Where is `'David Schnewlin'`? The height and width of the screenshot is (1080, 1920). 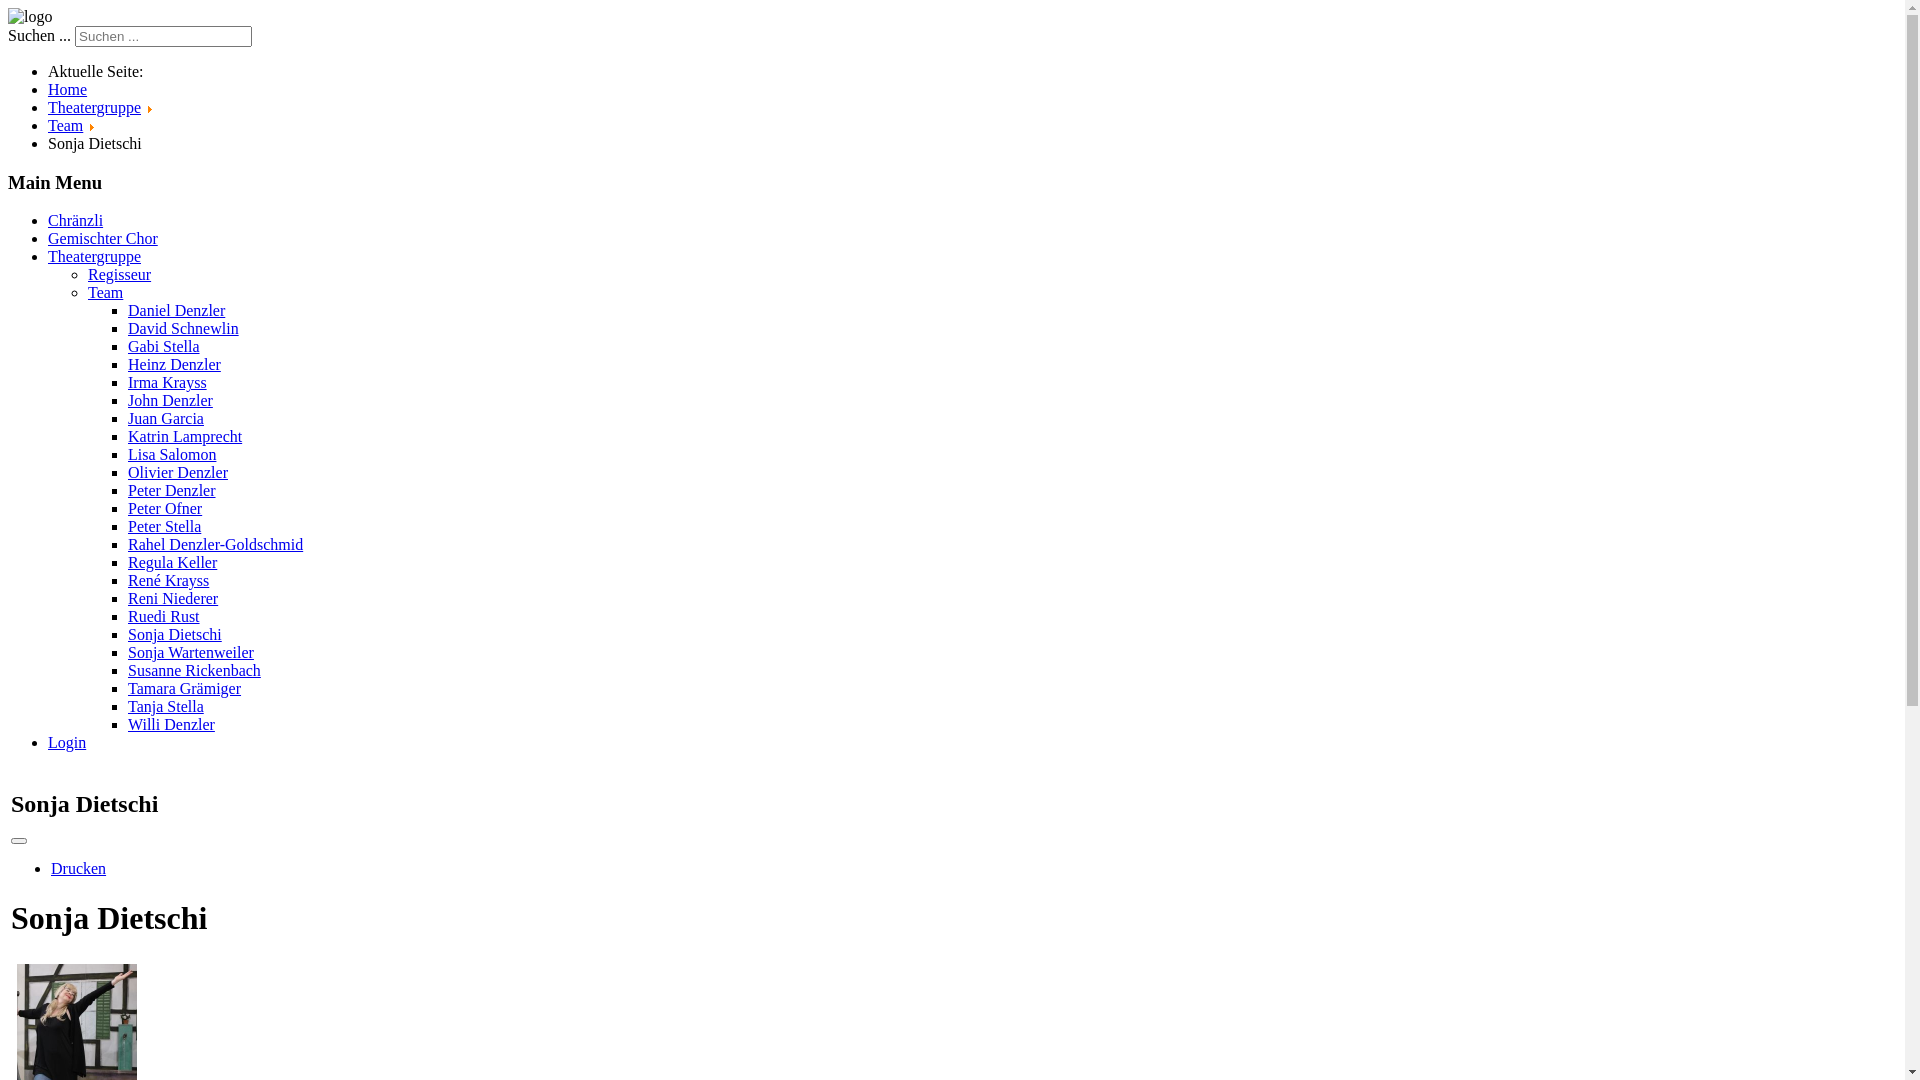 'David Schnewlin' is located at coordinates (183, 327).